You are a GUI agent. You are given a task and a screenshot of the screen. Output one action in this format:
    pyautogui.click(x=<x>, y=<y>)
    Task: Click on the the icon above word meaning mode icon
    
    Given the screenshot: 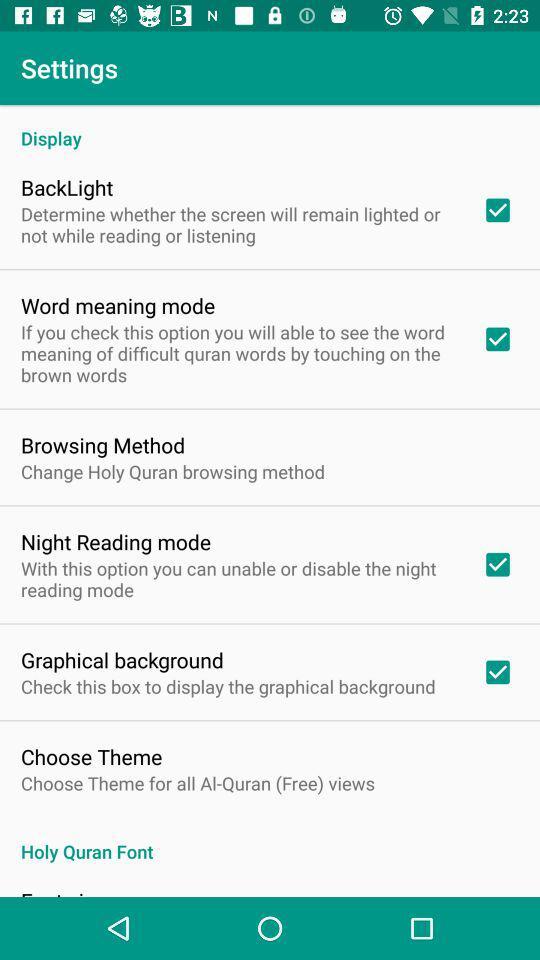 What is the action you would take?
    pyautogui.click(x=238, y=224)
    